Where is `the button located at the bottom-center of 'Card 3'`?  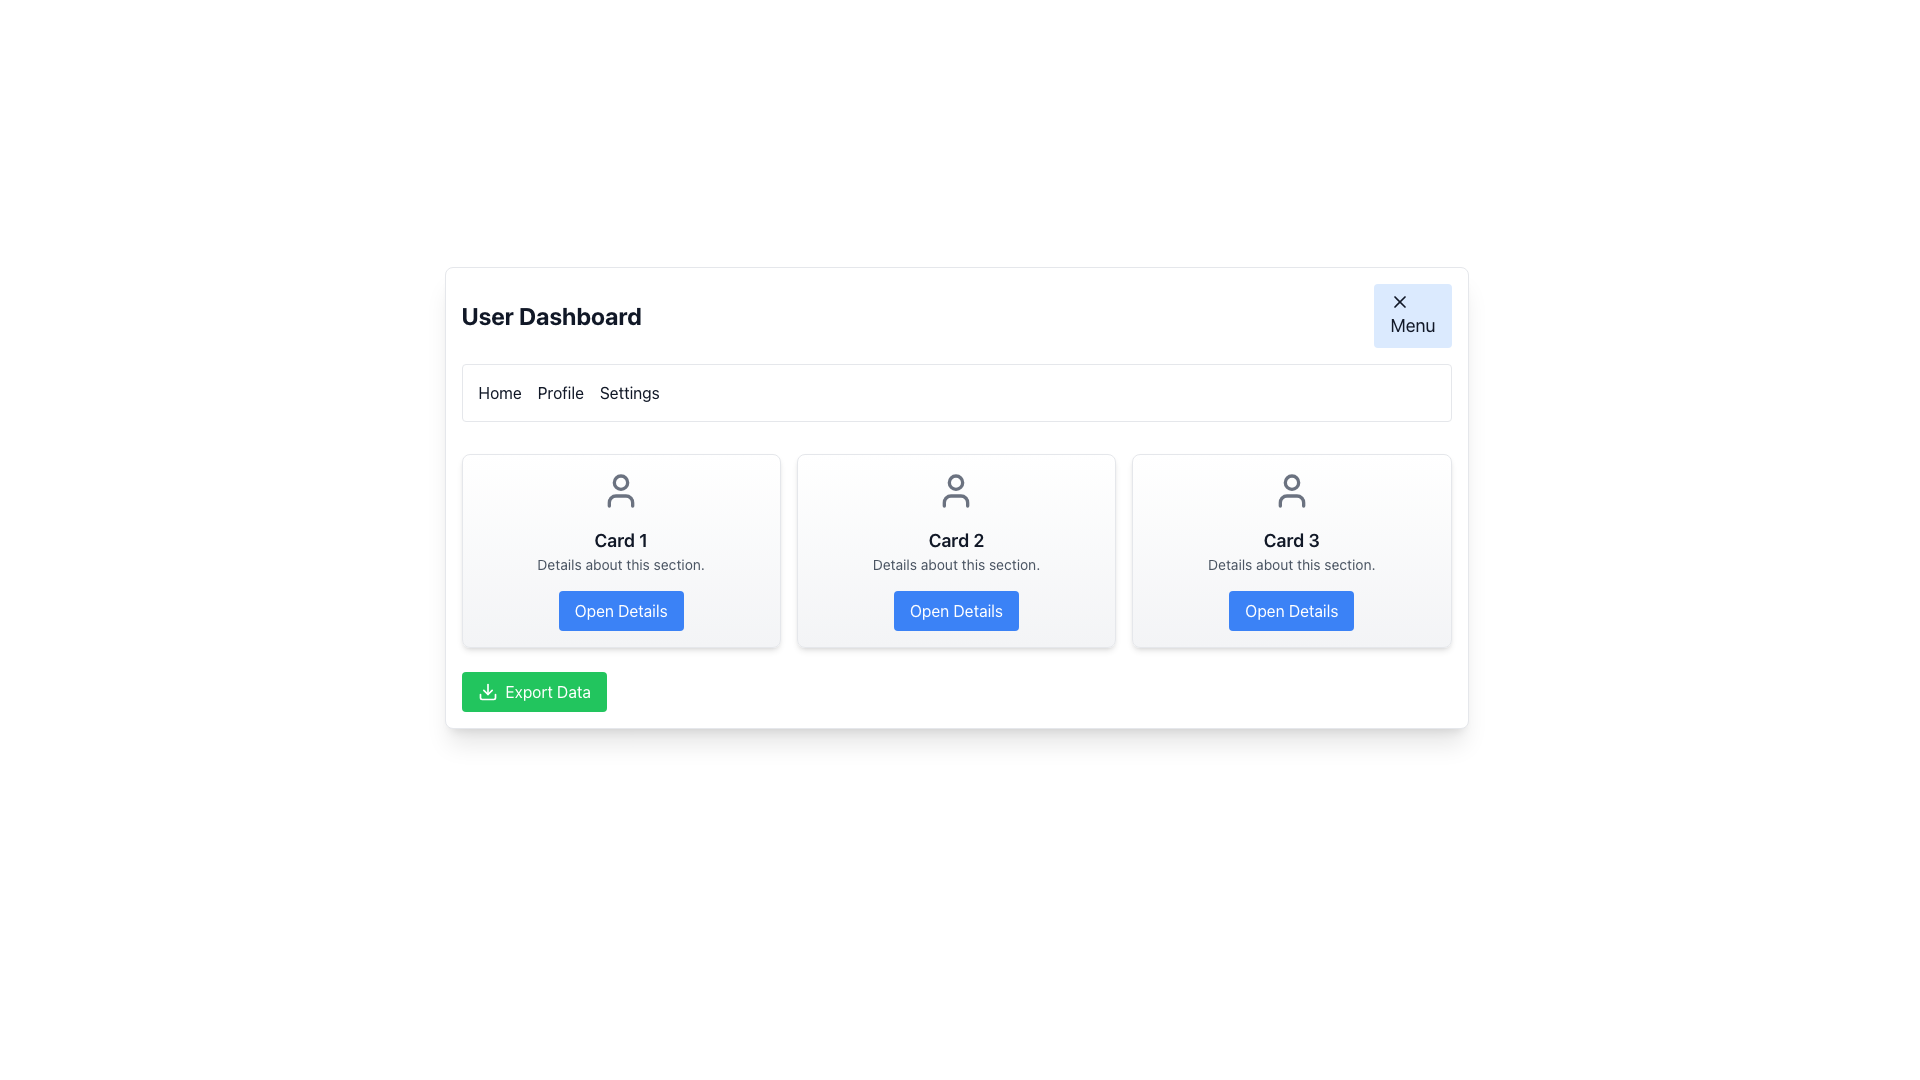 the button located at the bottom-center of 'Card 3' is located at coordinates (1291, 609).